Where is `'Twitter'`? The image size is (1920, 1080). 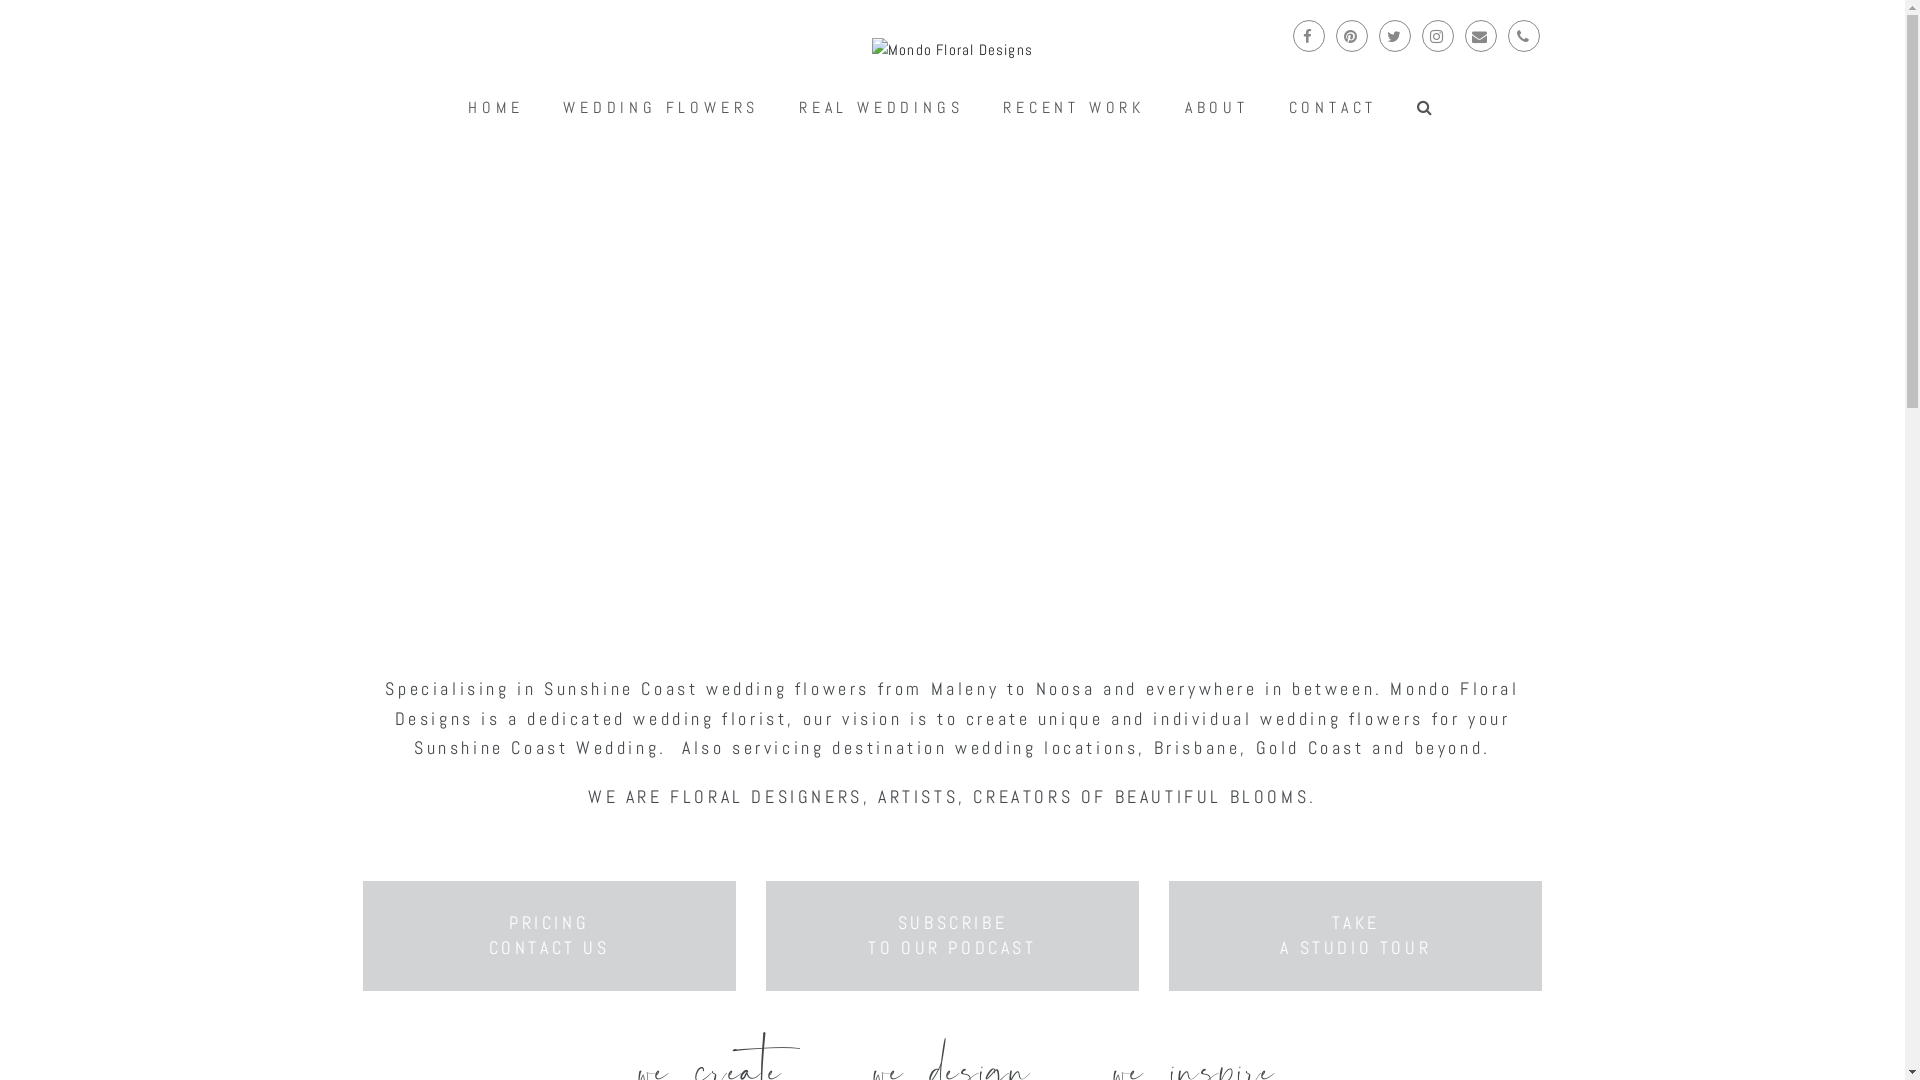 'Twitter' is located at coordinates (1392, 35).